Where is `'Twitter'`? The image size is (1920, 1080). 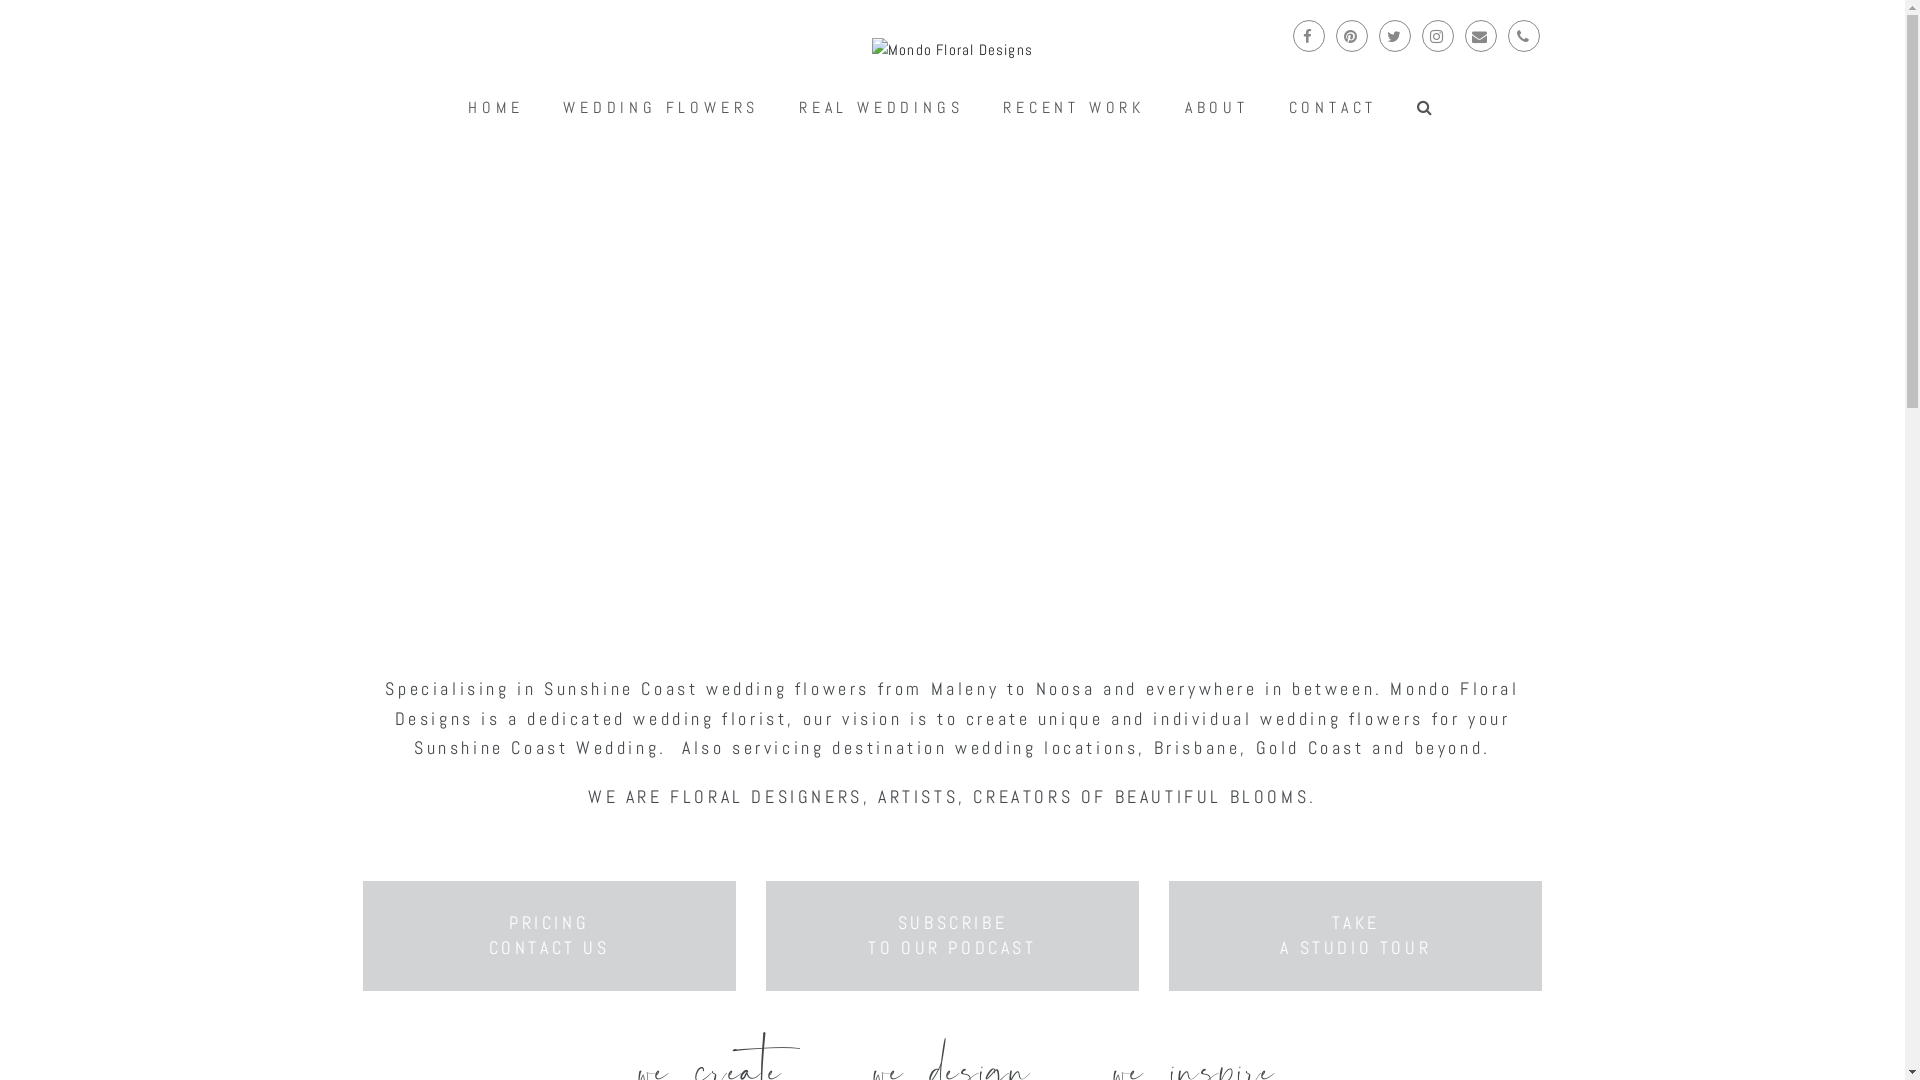 'Twitter' is located at coordinates (1392, 35).